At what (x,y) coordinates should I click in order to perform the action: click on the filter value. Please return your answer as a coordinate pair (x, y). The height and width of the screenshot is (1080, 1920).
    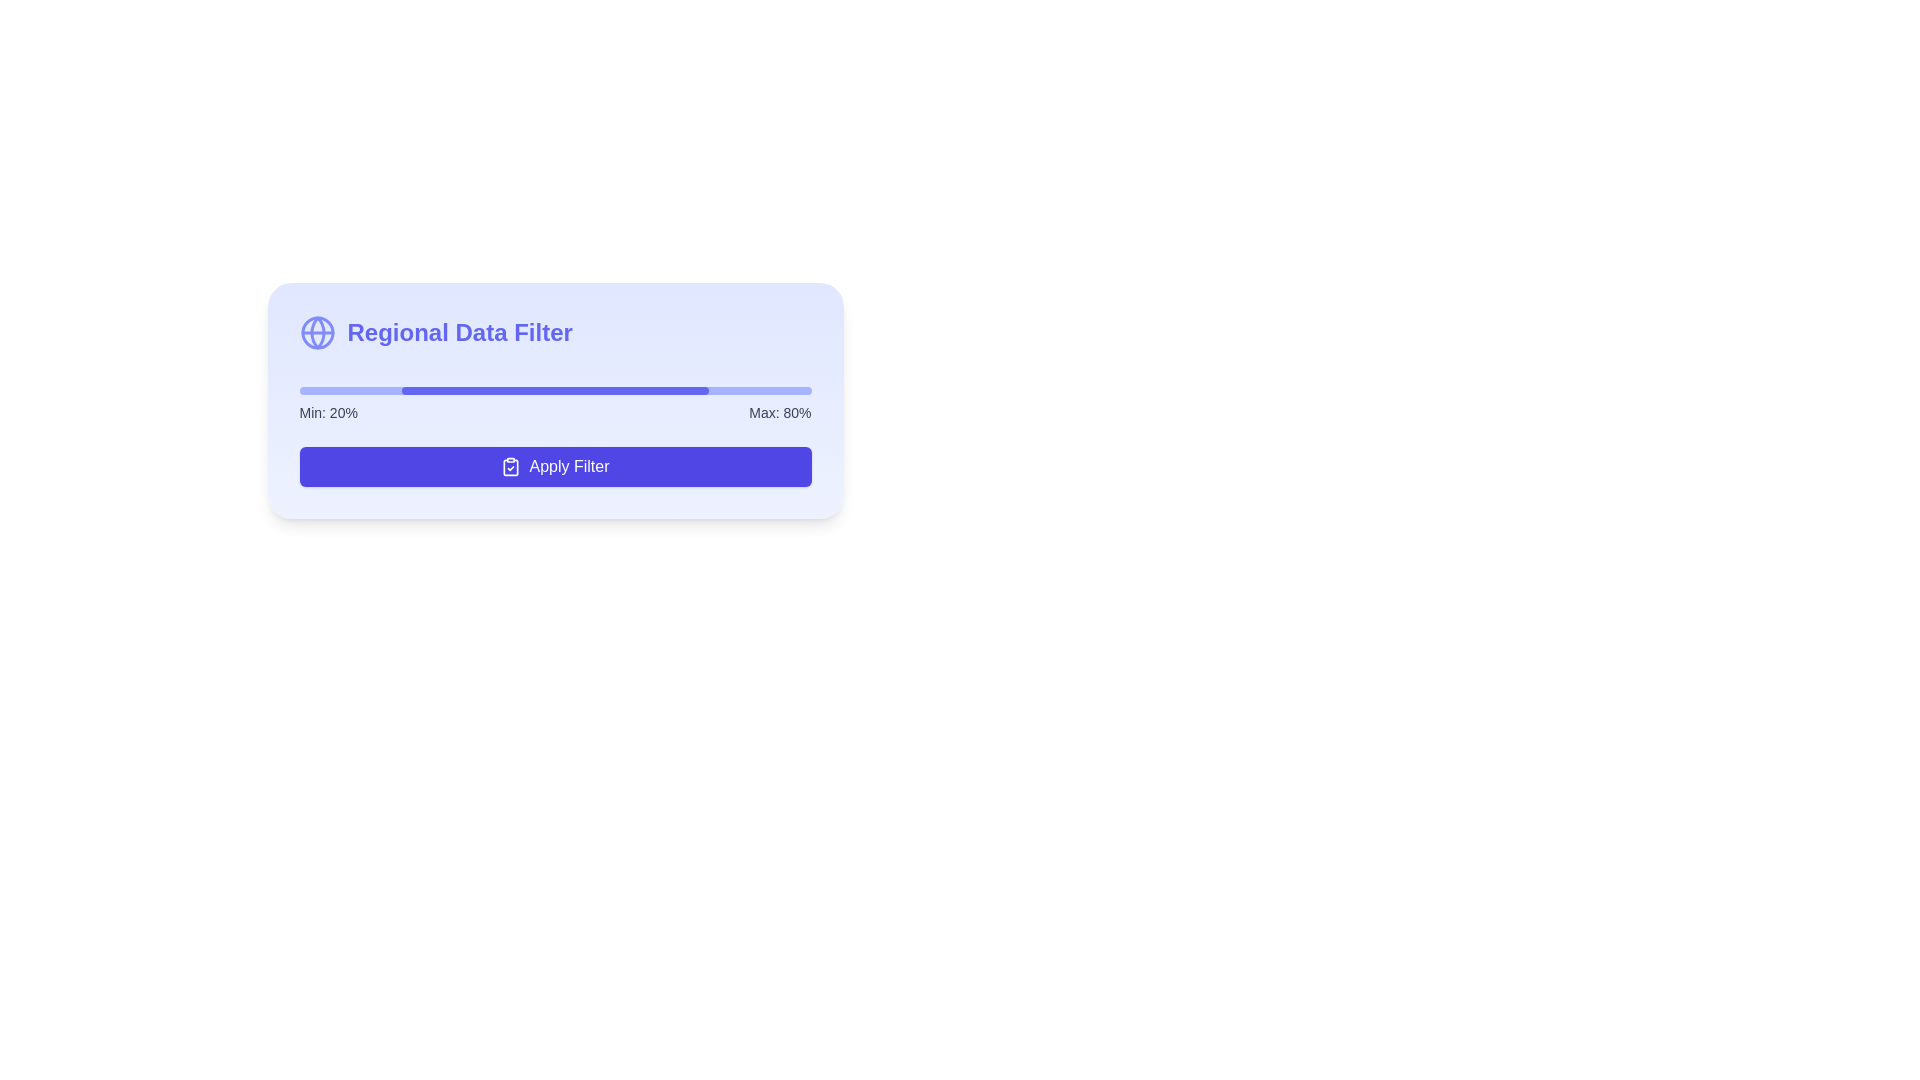
    Looking at the image, I should click on (575, 390).